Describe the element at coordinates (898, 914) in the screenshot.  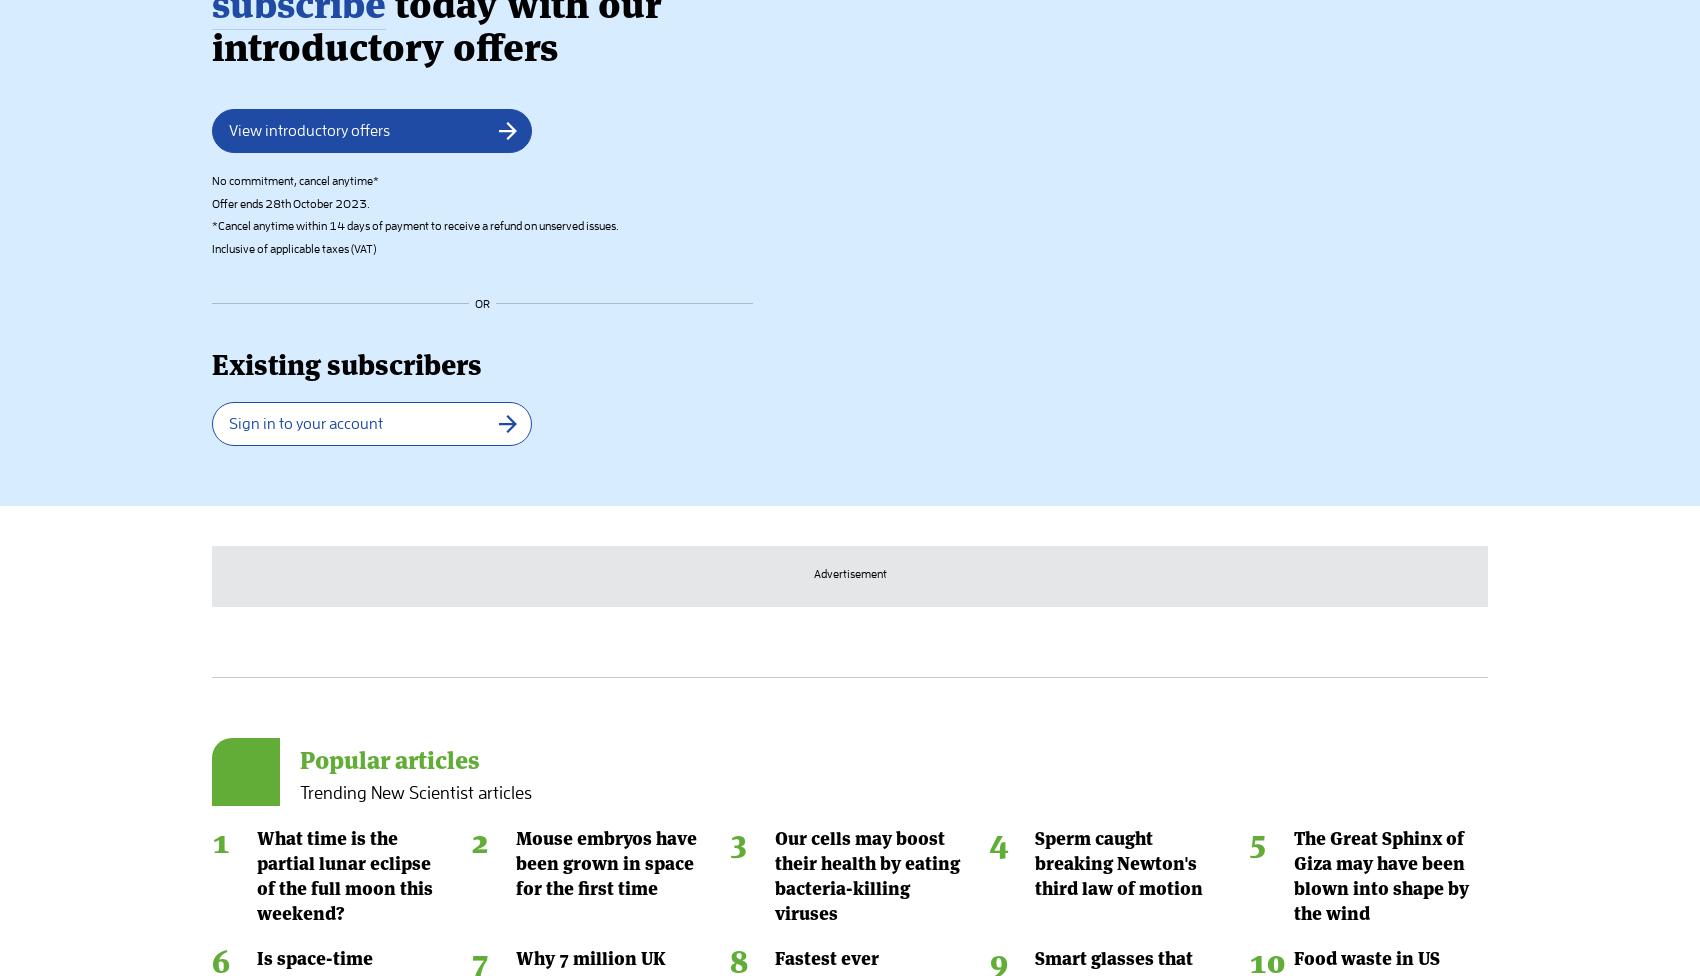
I see `'Write for us'` at that location.